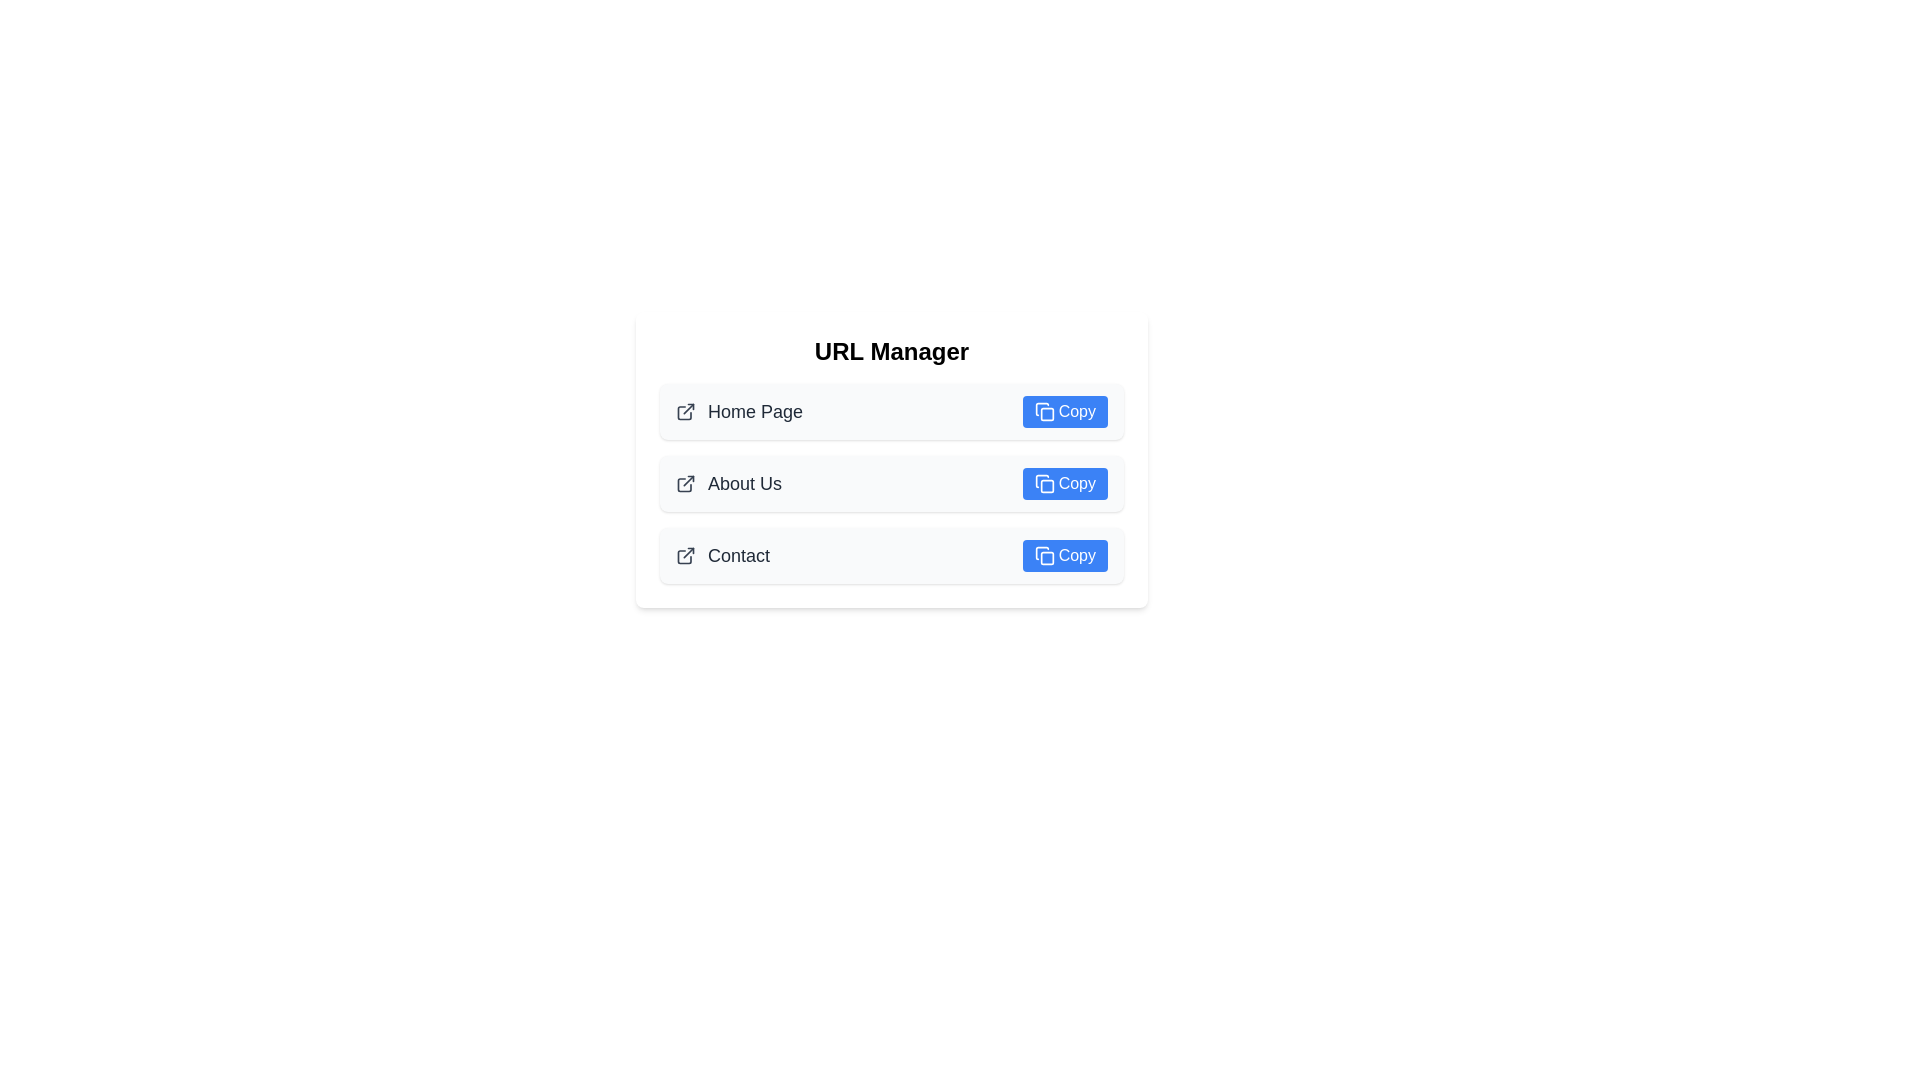 The height and width of the screenshot is (1080, 1920). What do you see at coordinates (1064, 411) in the screenshot?
I see `the topmost 'Copy' button located on the right side of the row labeled 'Home Page'` at bounding box center [1064, 411].